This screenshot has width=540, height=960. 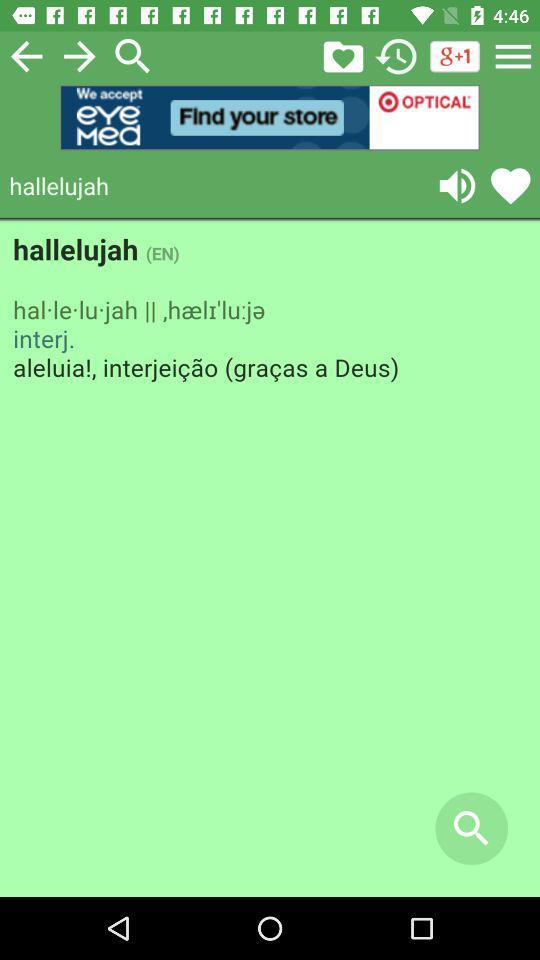 I want to click on to favorites folder, so click(x=342, y=55).